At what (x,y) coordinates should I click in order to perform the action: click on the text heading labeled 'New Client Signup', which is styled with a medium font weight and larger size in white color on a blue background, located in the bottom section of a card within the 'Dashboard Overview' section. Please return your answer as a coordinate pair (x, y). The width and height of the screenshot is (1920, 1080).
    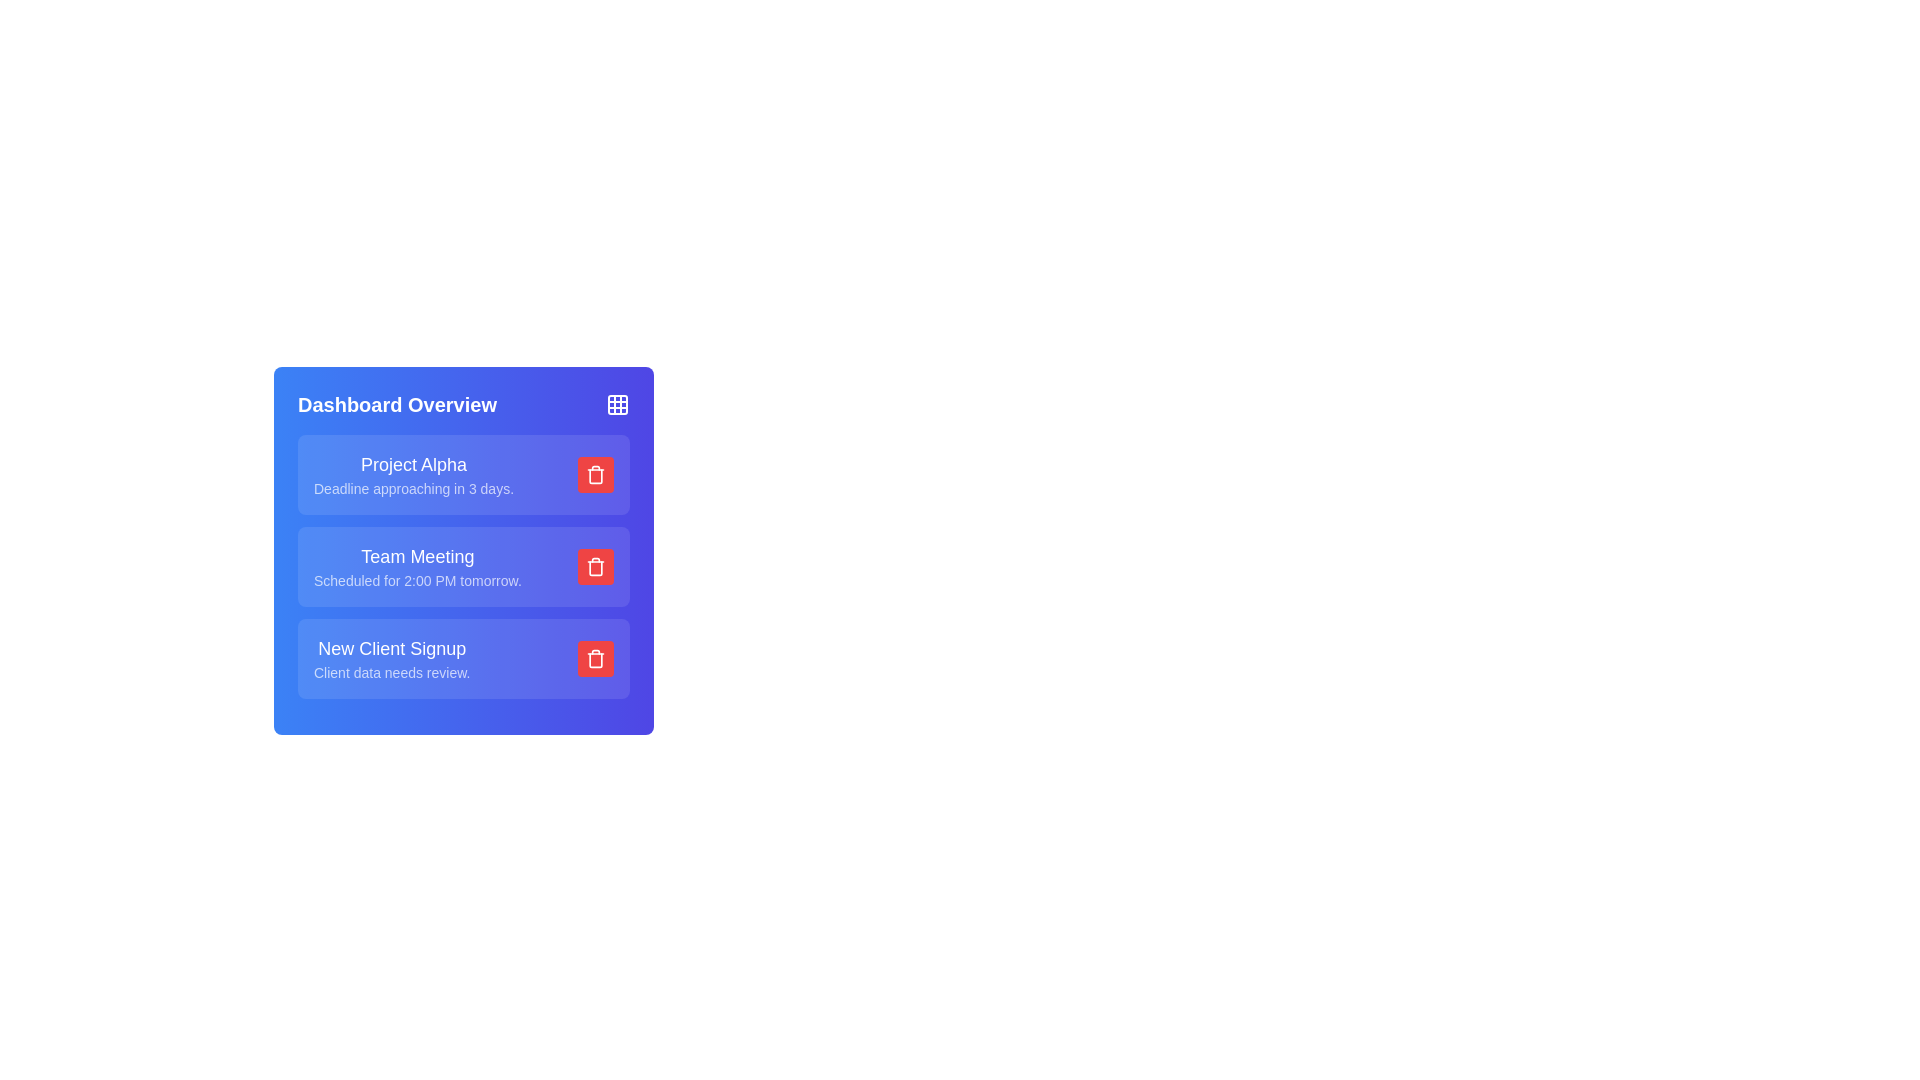
    Looking at the image, I should click on (392, 648).